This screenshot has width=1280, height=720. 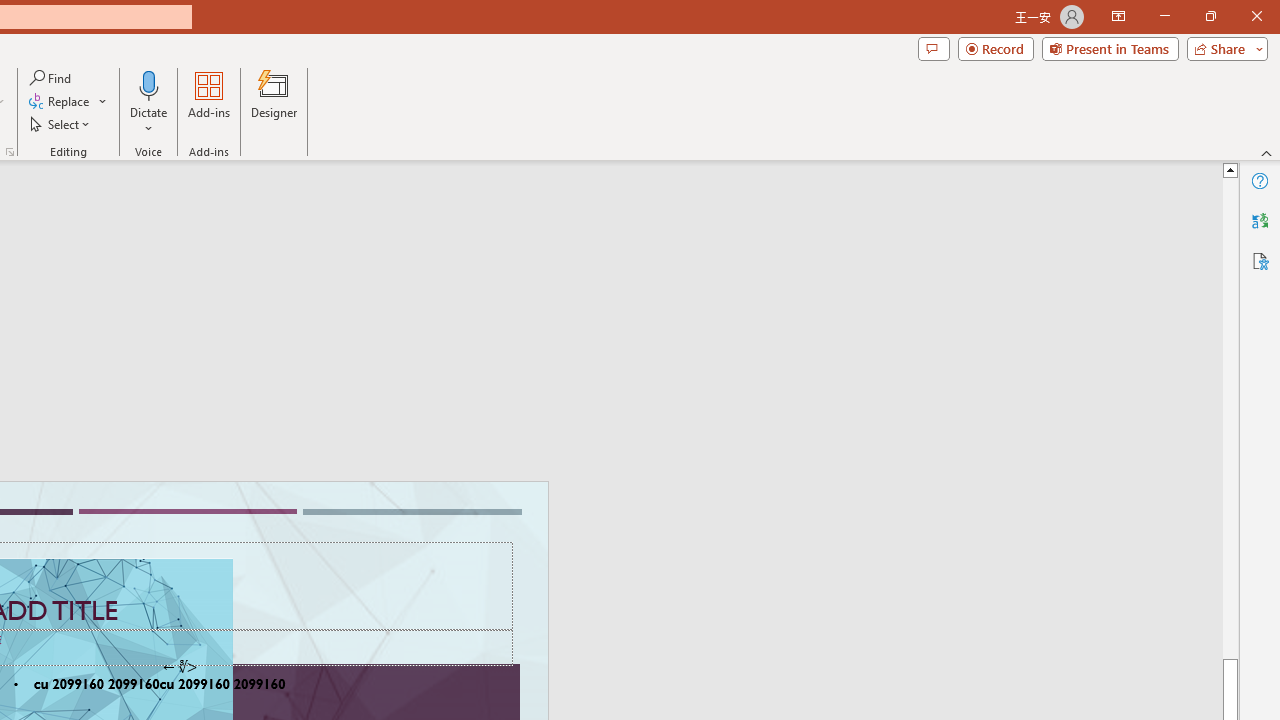 I want to click on 'Minimize', so click(x=1164, y=16).